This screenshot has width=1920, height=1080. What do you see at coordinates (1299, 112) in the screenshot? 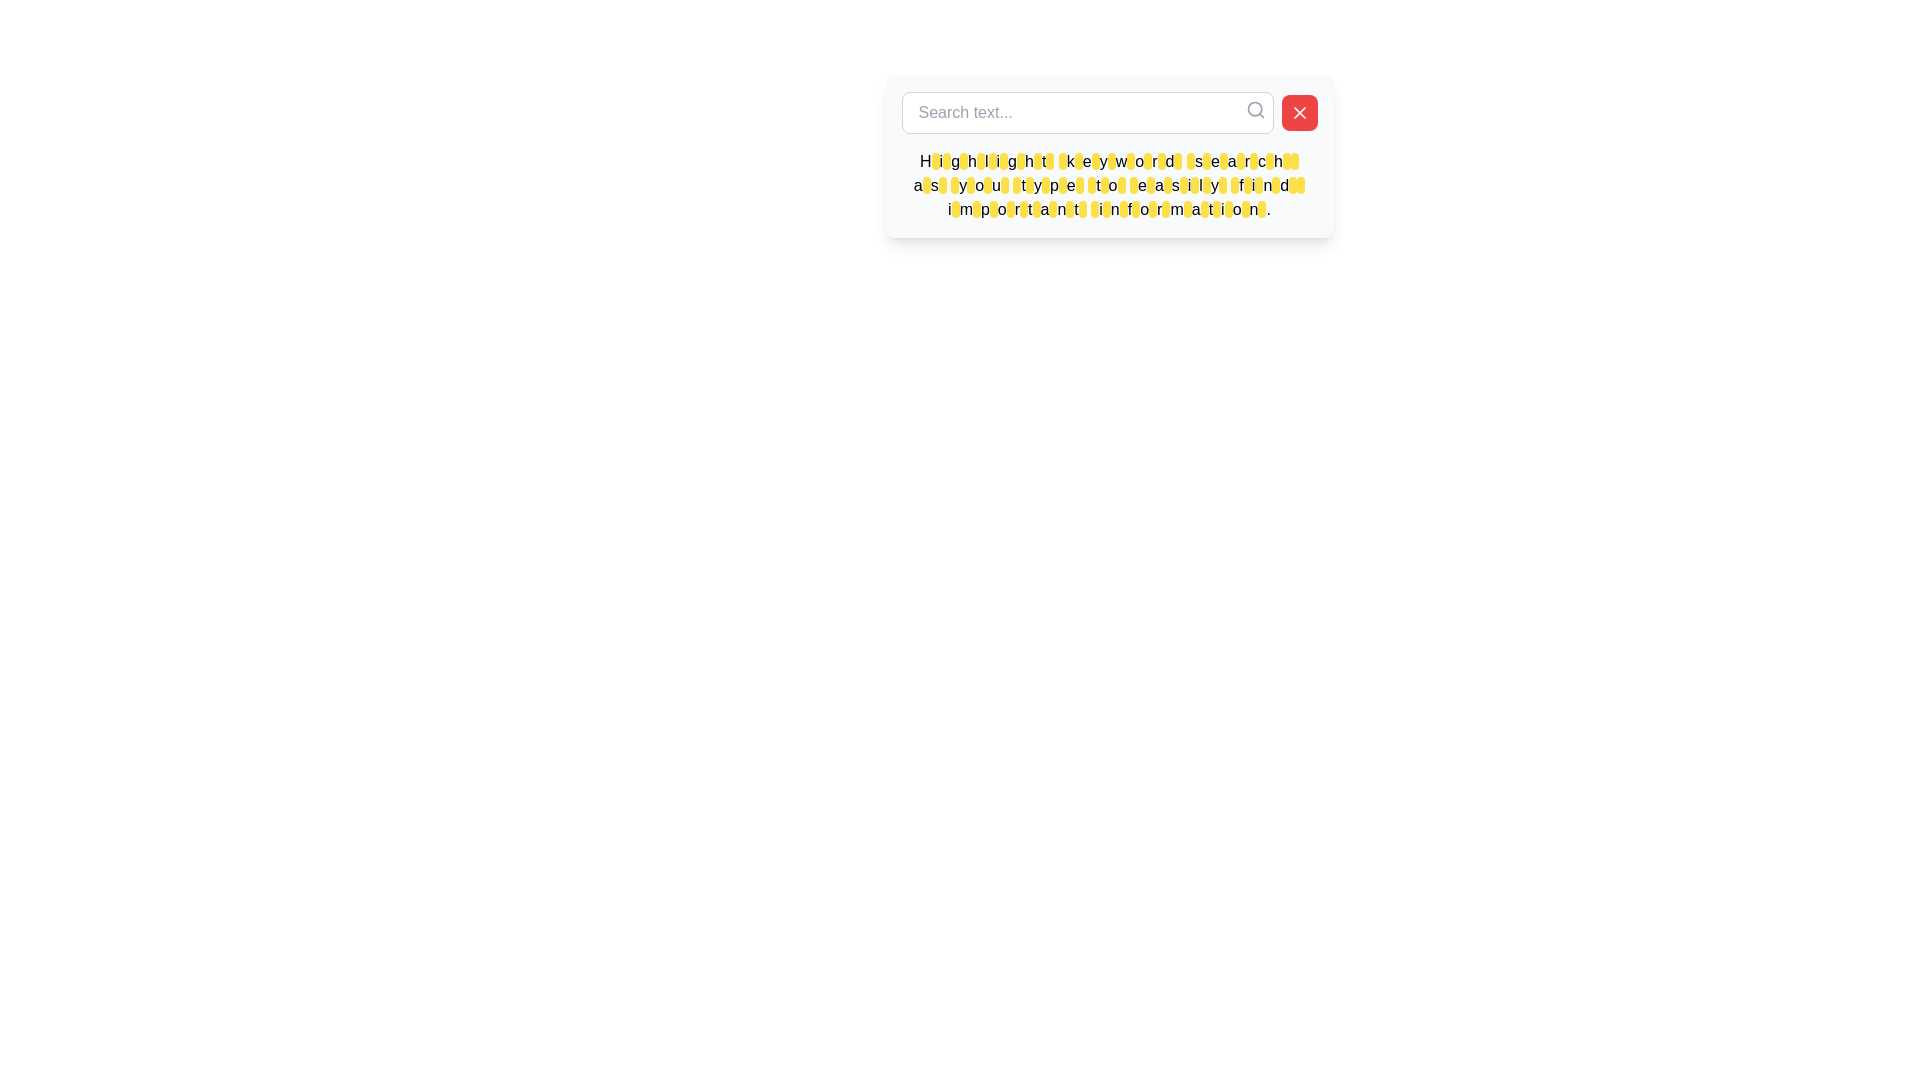
I see `the clear or close button located to the right of the search bar` at bounding box center [1299, 112].